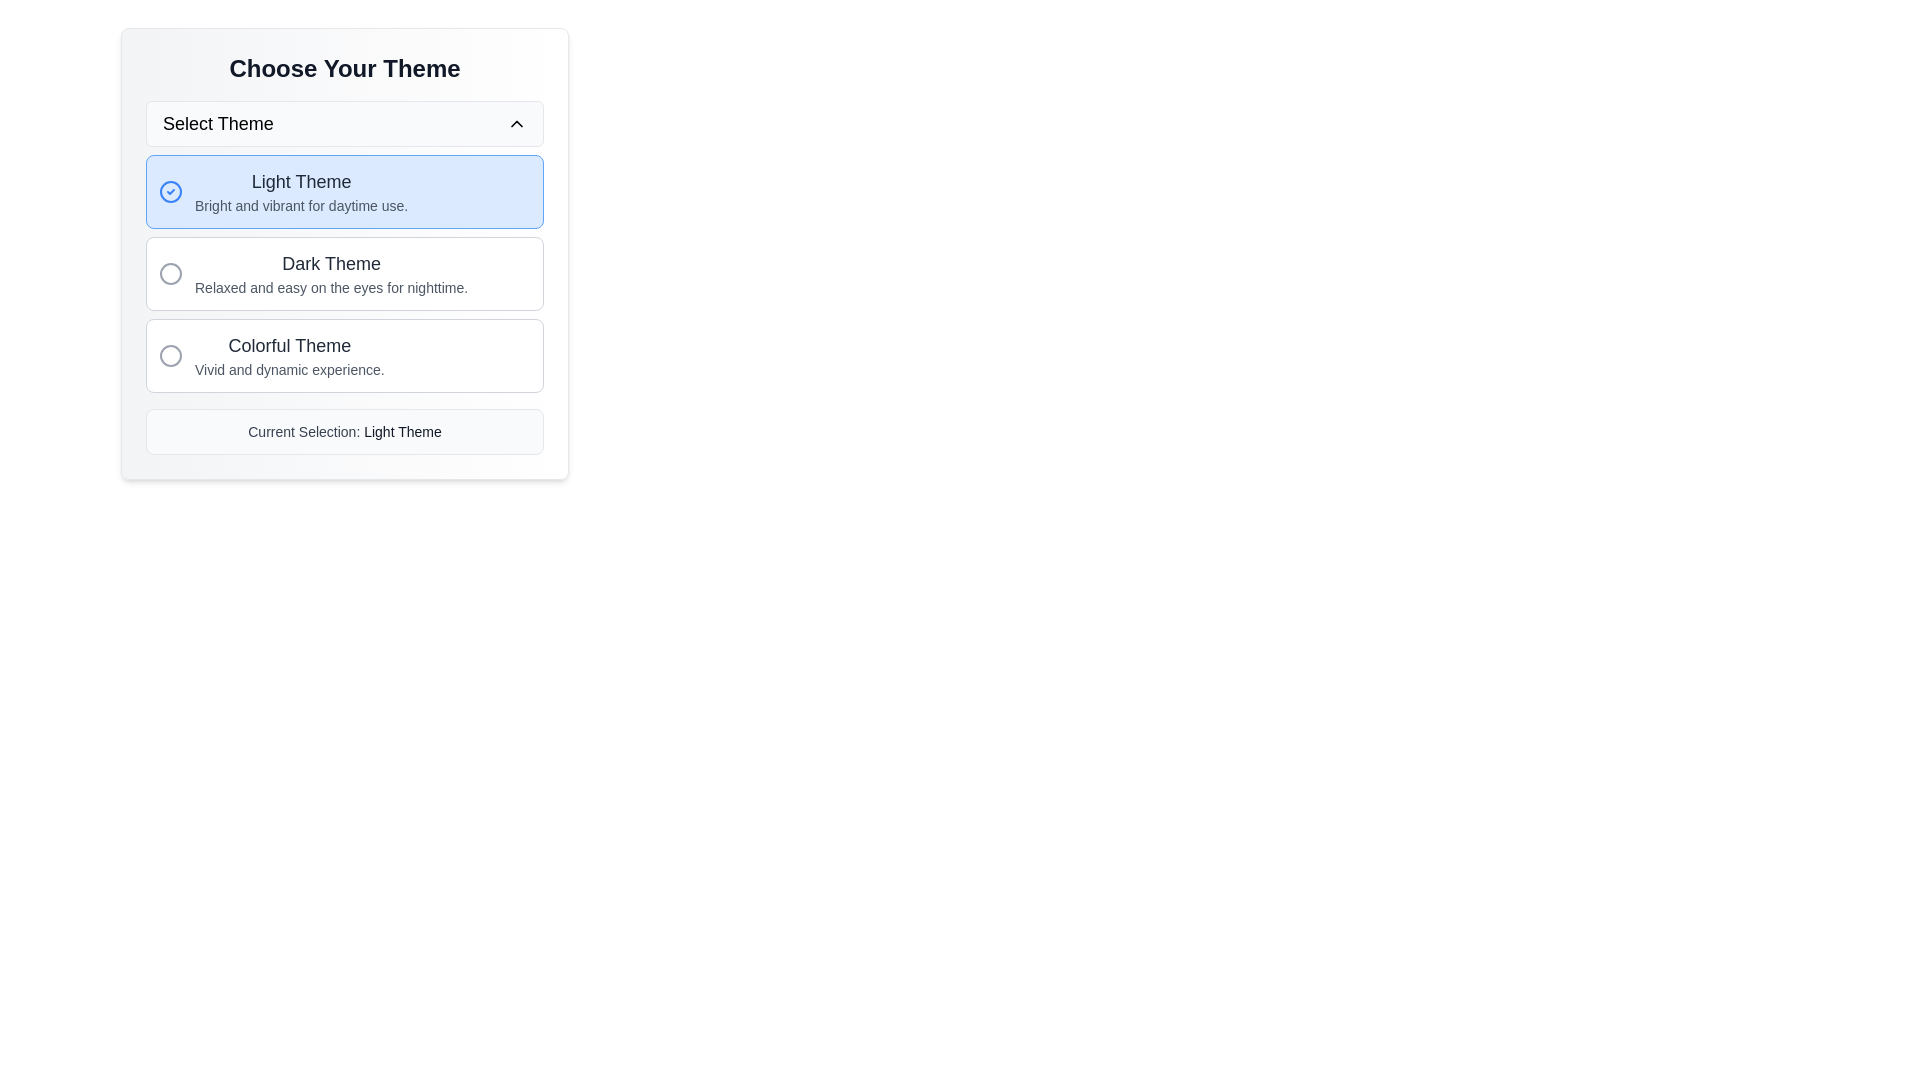 The height and width of the screenshot is (1080, 1920). I want to click on the Informational display panel which shows 'Current Selection: Light Theme' with 'Light Theme' in bold, located below the theme options list in the 'Choose Your Theme' section, so click(345, 431).